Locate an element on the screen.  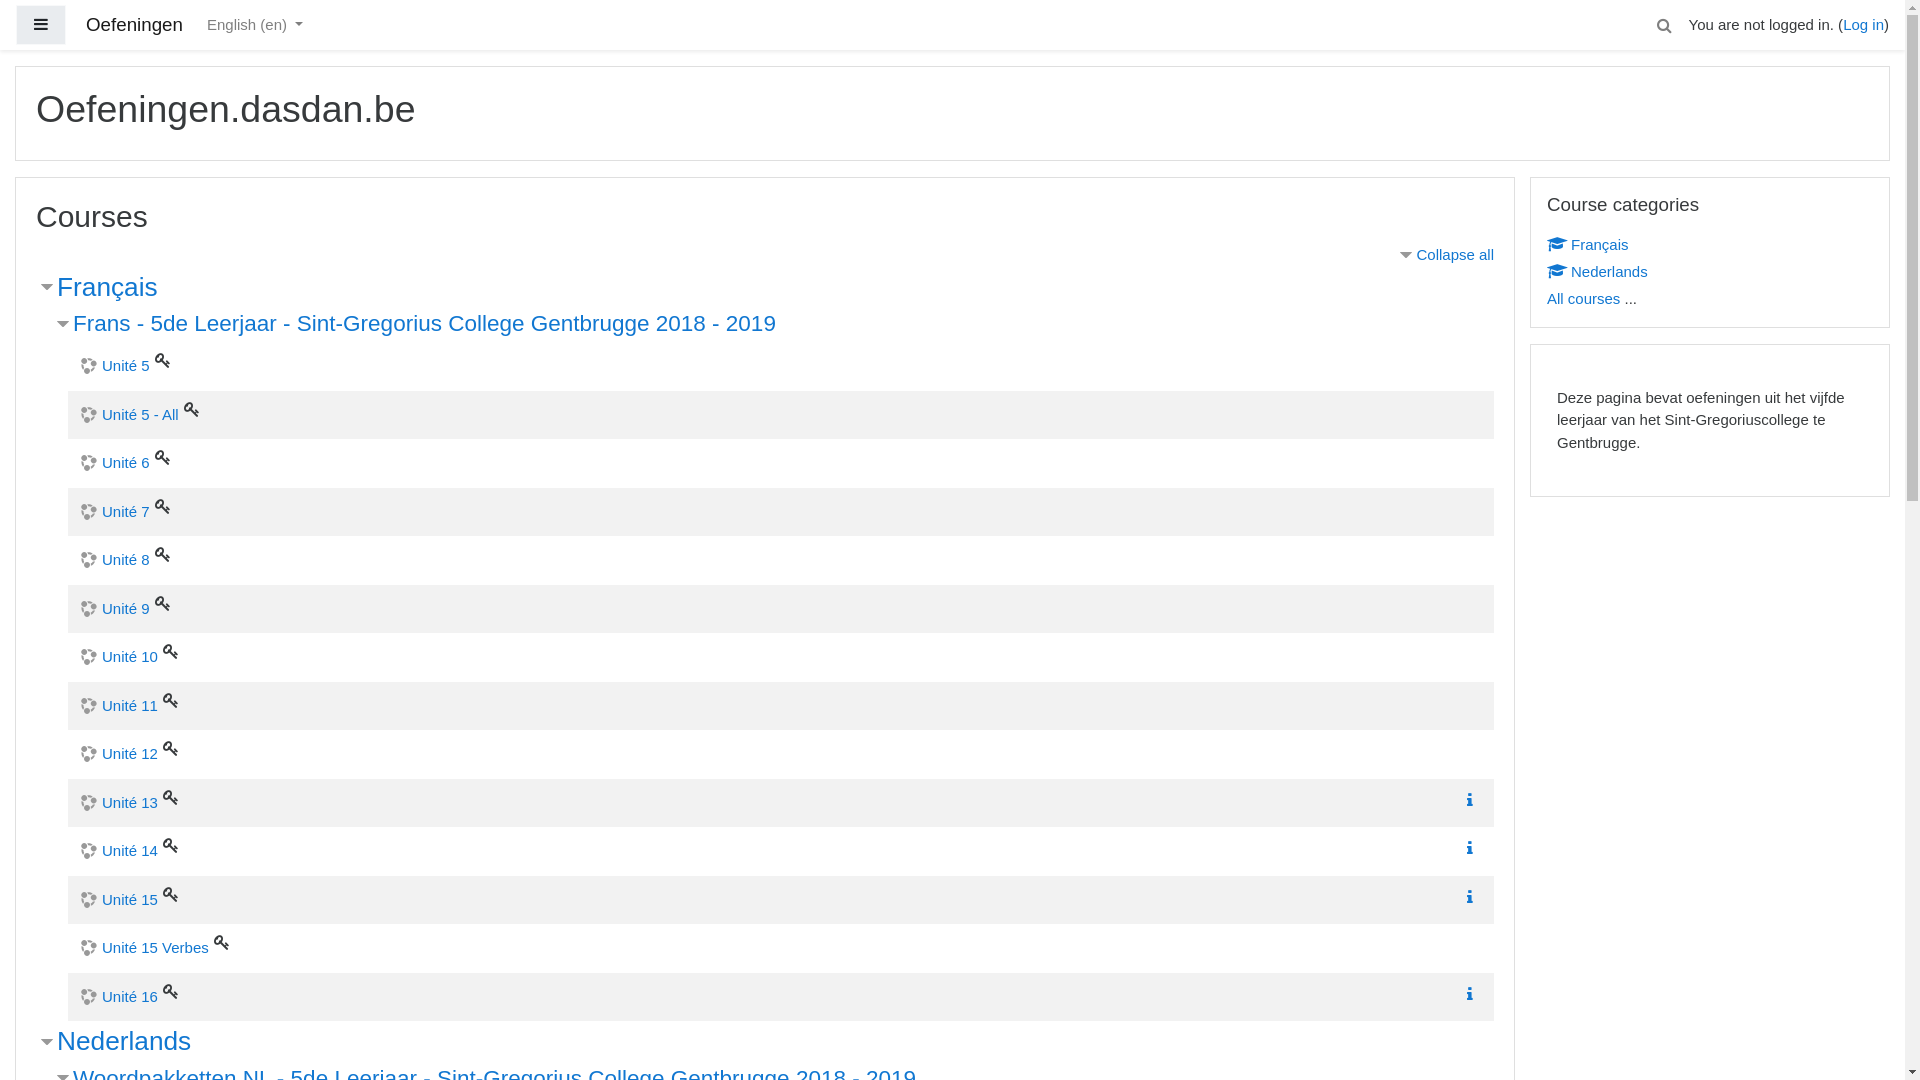
'English (en)' is located at coordinates (253, 25).